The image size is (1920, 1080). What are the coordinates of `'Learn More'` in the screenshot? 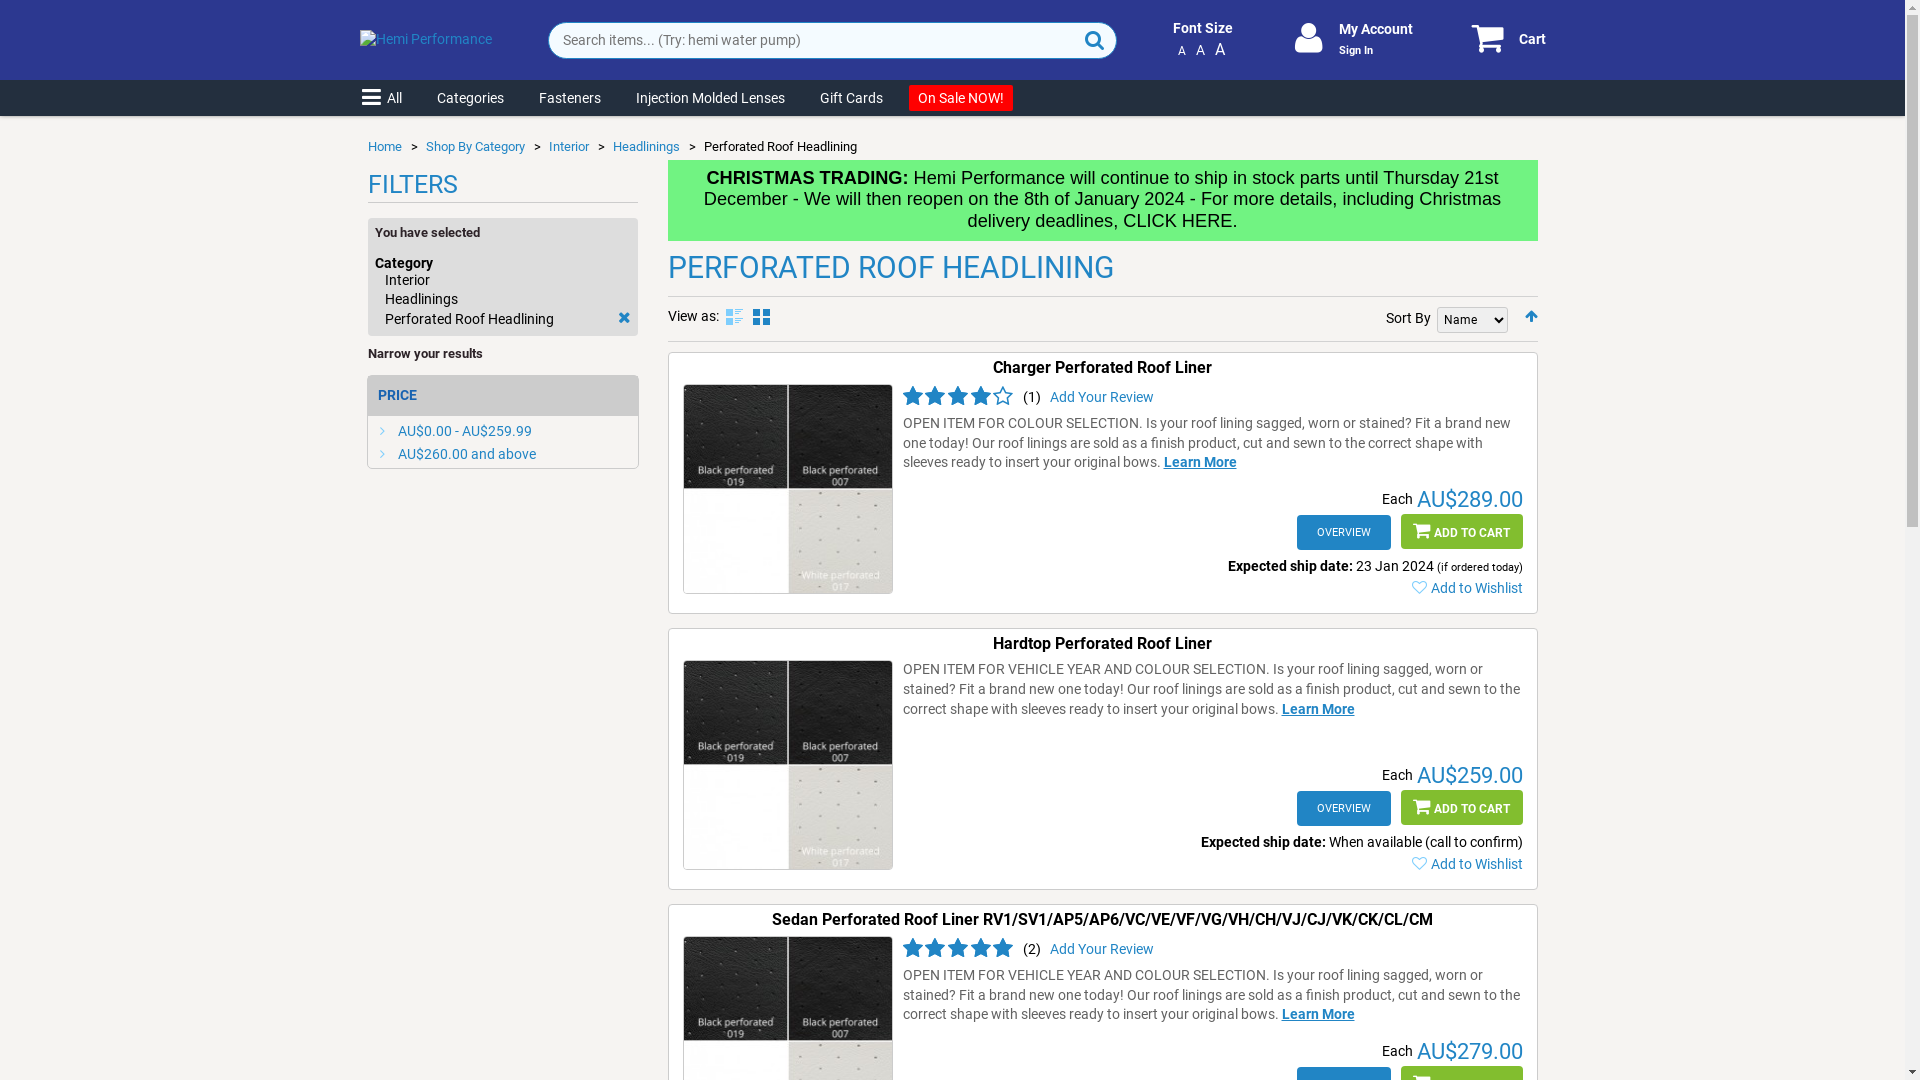 It's located at (1318, 1014).